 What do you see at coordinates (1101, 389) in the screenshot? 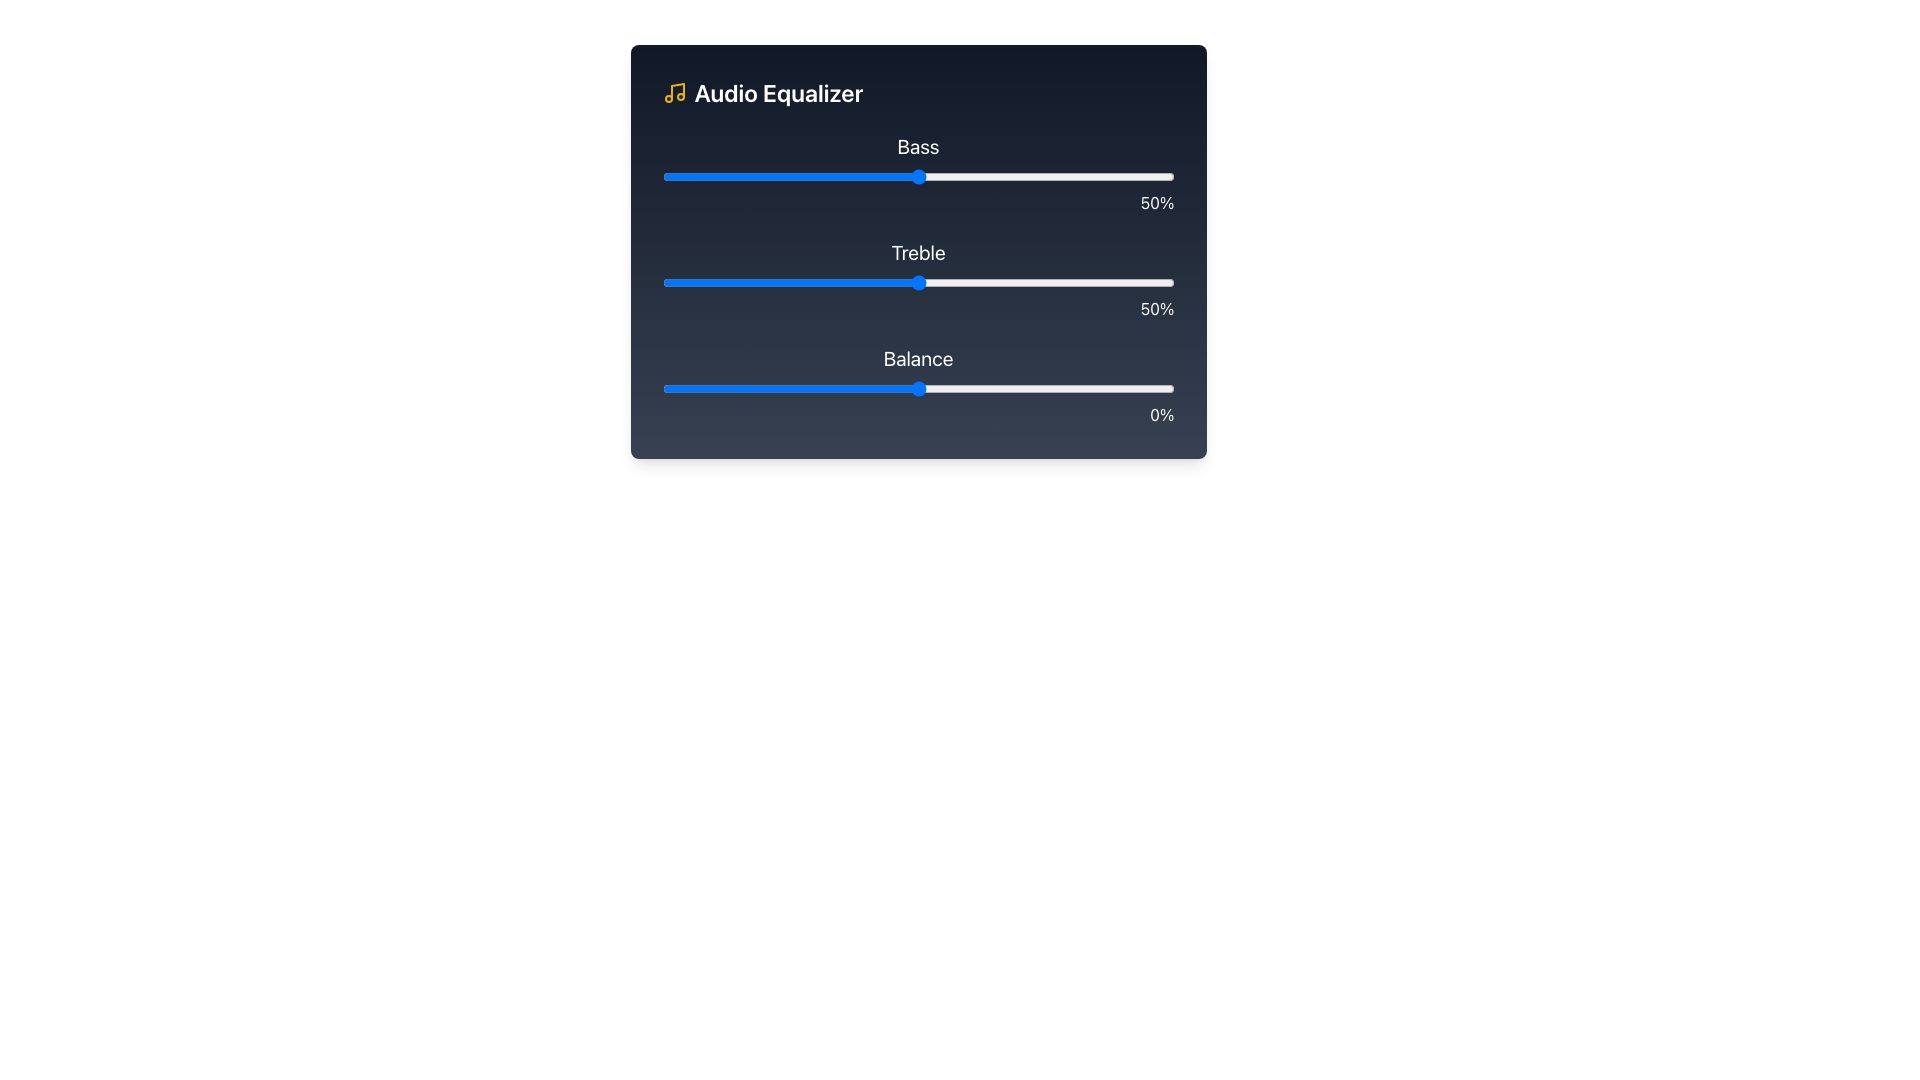
I see `balance` at bounding box center [1101, 389].